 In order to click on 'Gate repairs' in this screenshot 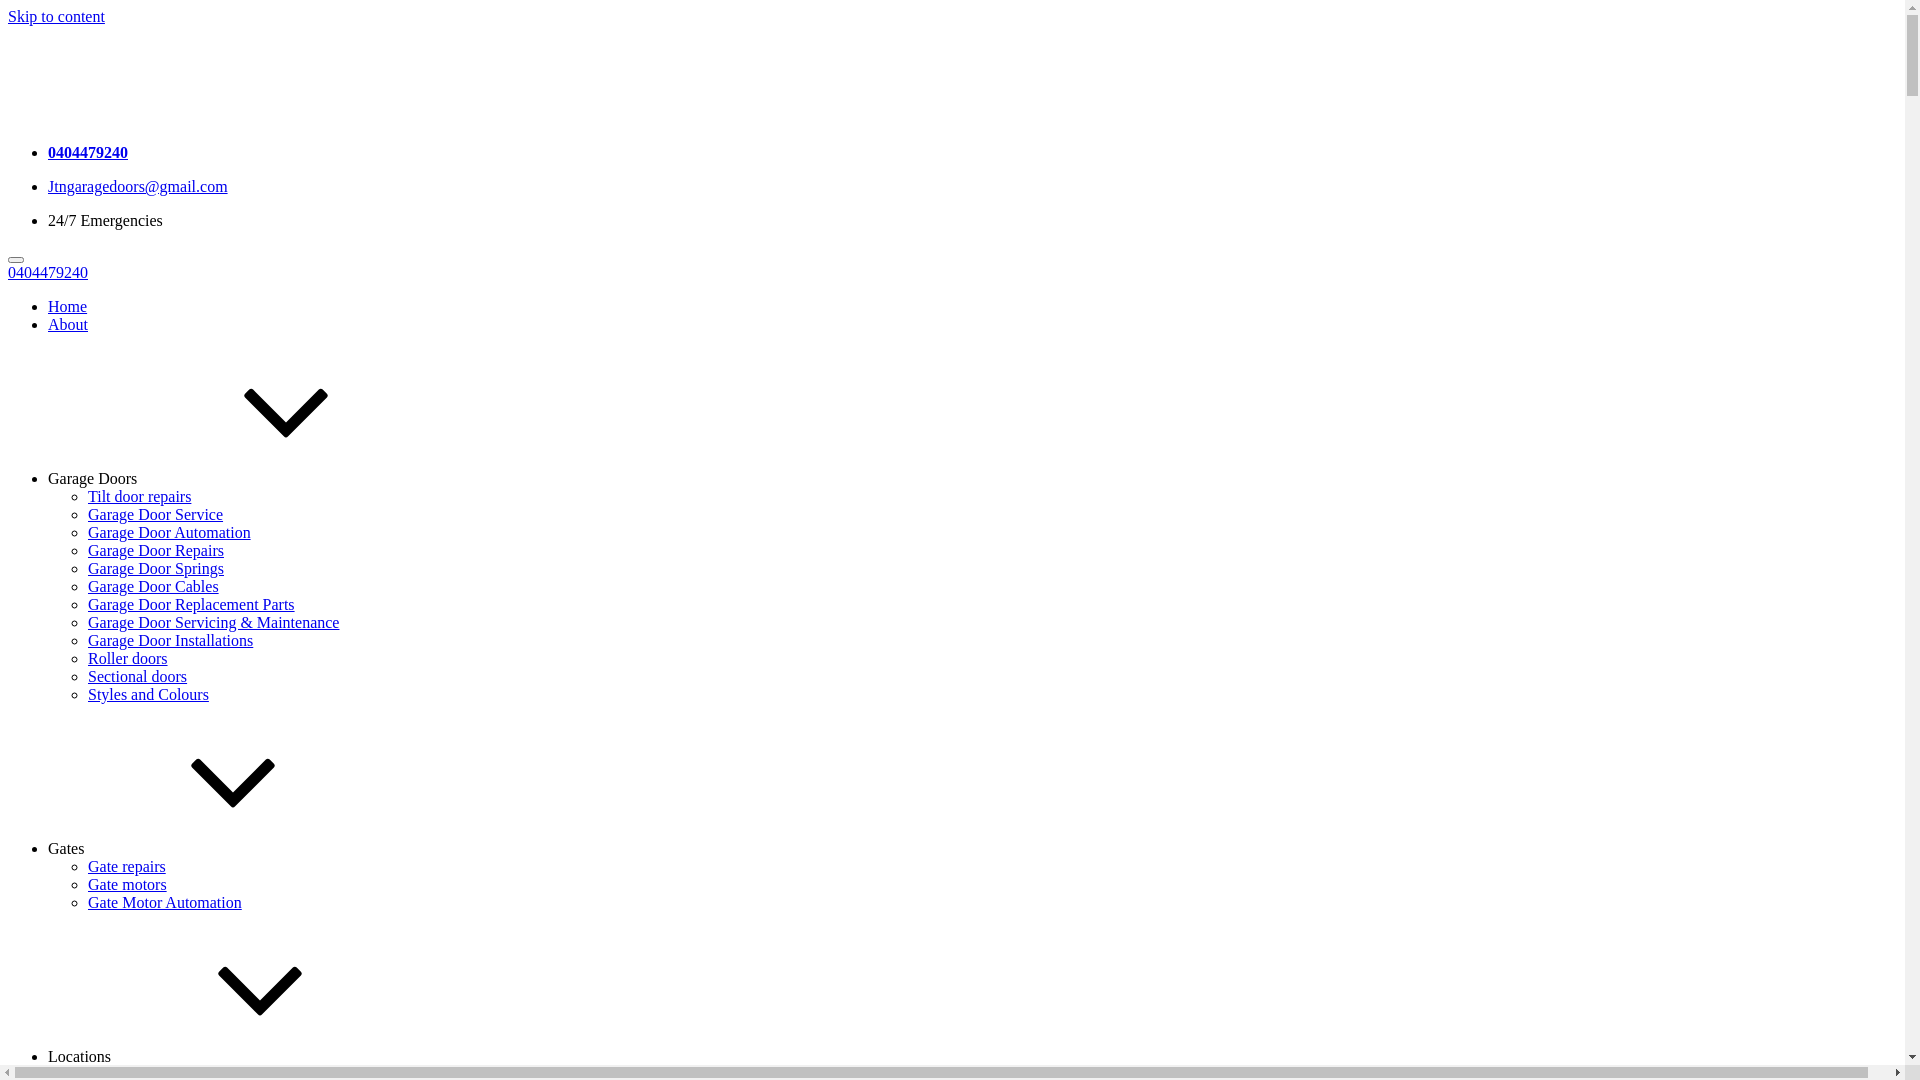, I will do `click(125, 865)`.